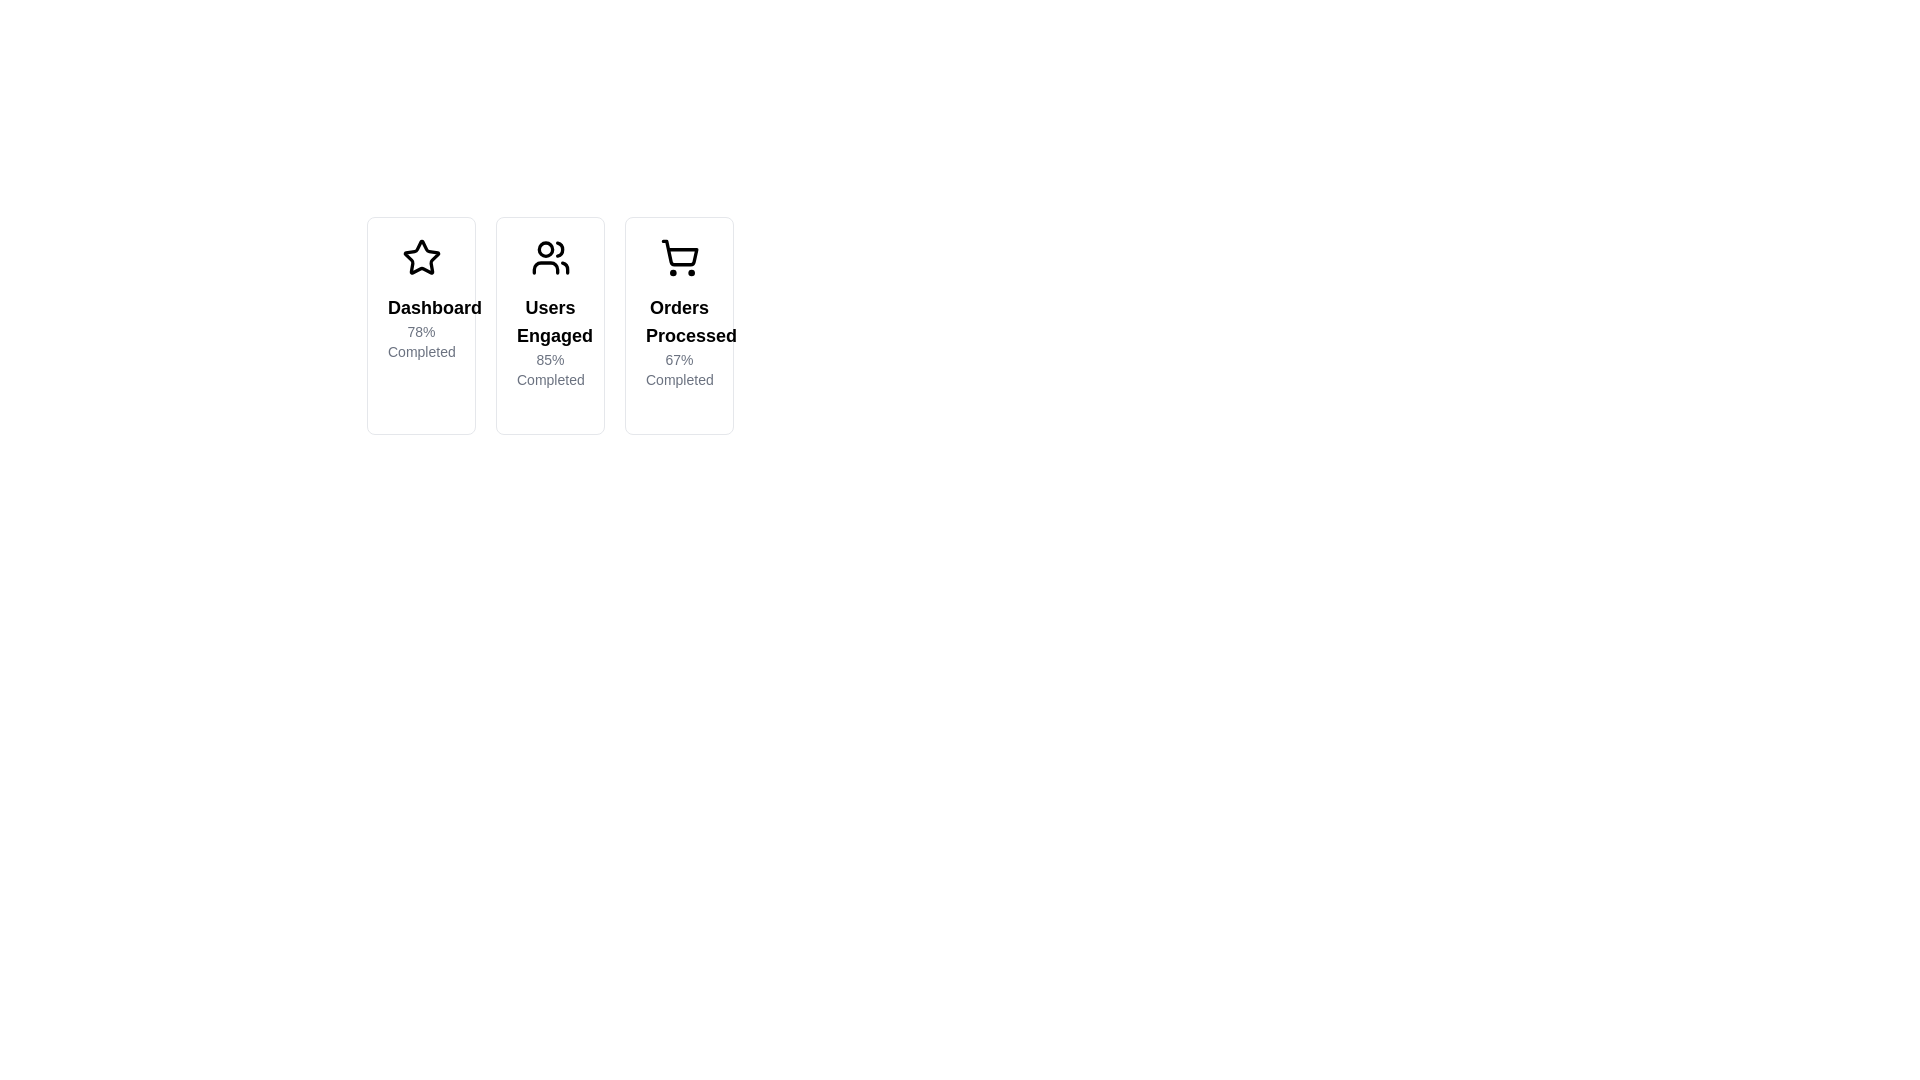 The width and height of the screenshot is (1920, 1080). Describe the element at coordinates (545, 248) in the screenshot. I see `the circular decorative graphic within the 'Users Engaged' graphical icon` at that location.